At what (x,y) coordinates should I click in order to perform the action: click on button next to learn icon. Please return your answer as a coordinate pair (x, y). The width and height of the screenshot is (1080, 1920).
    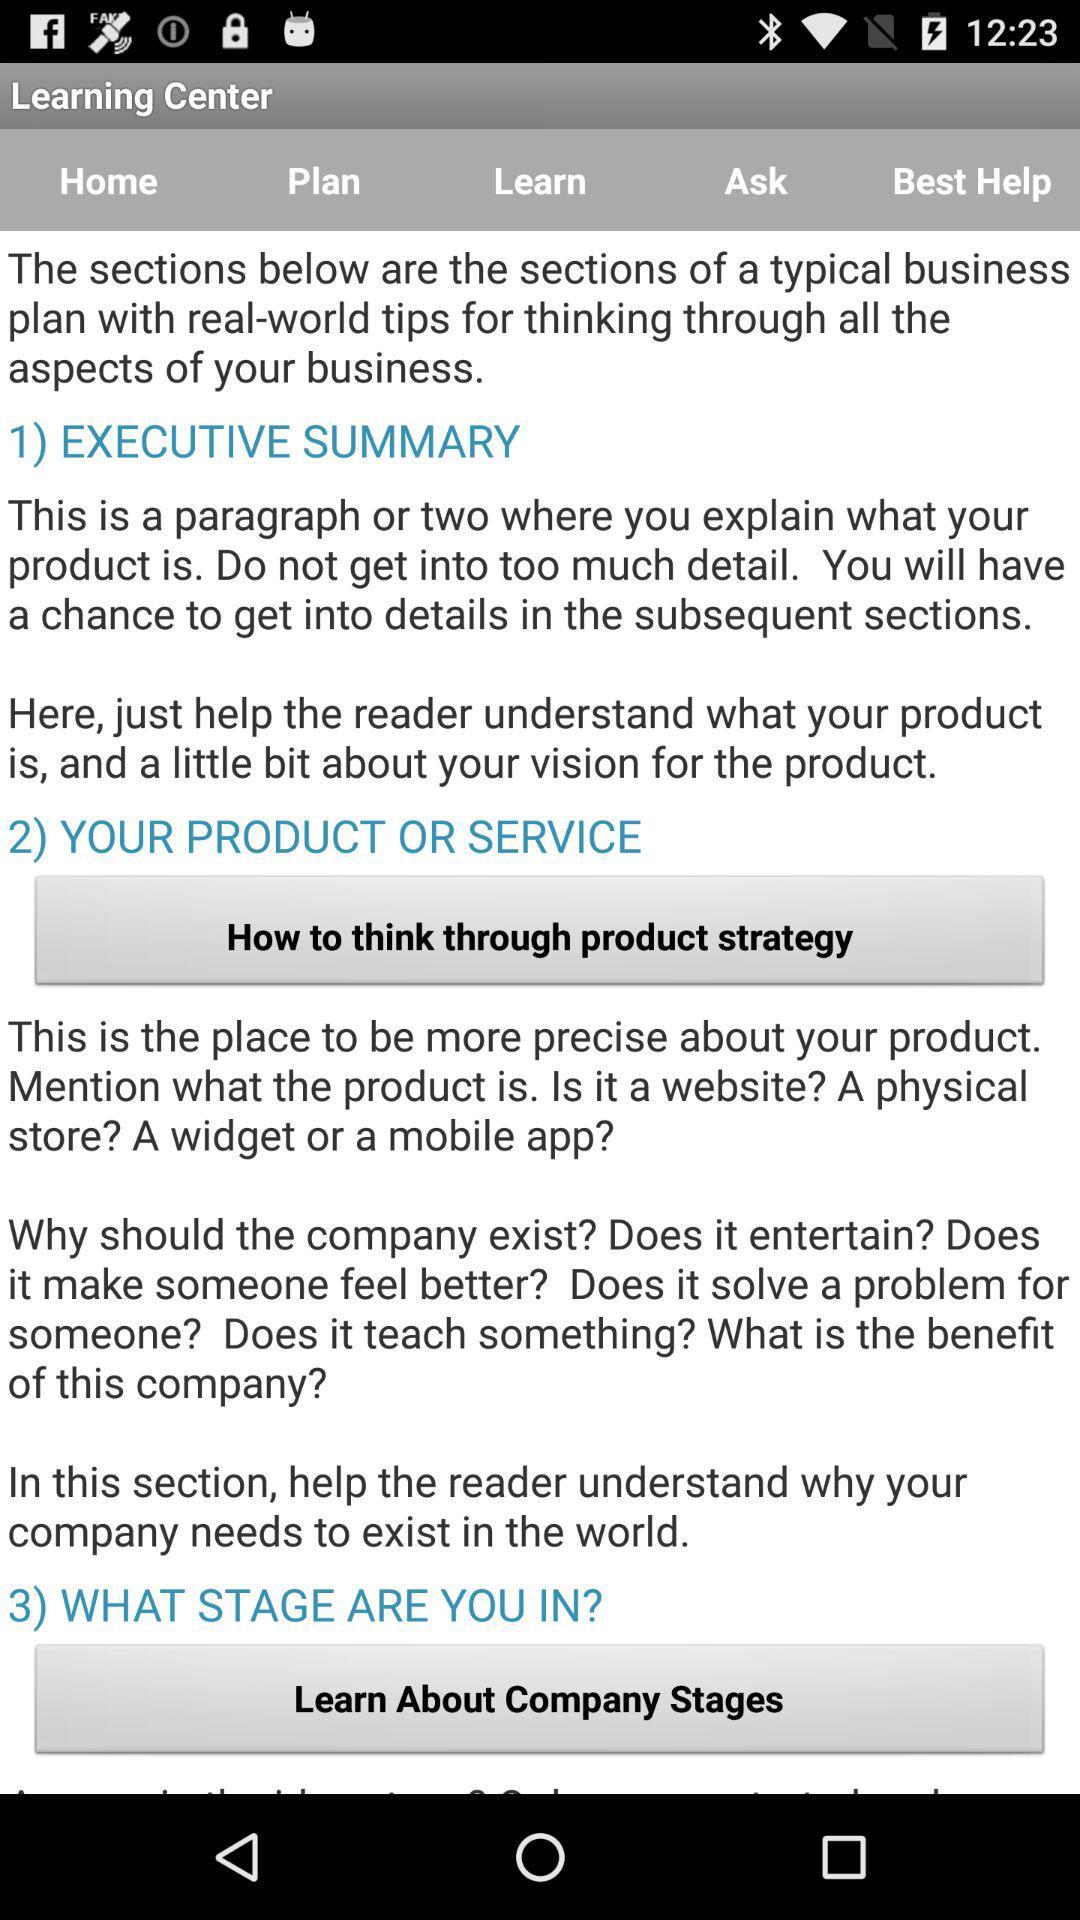
    Looking at the image, I should click on (756, 180).